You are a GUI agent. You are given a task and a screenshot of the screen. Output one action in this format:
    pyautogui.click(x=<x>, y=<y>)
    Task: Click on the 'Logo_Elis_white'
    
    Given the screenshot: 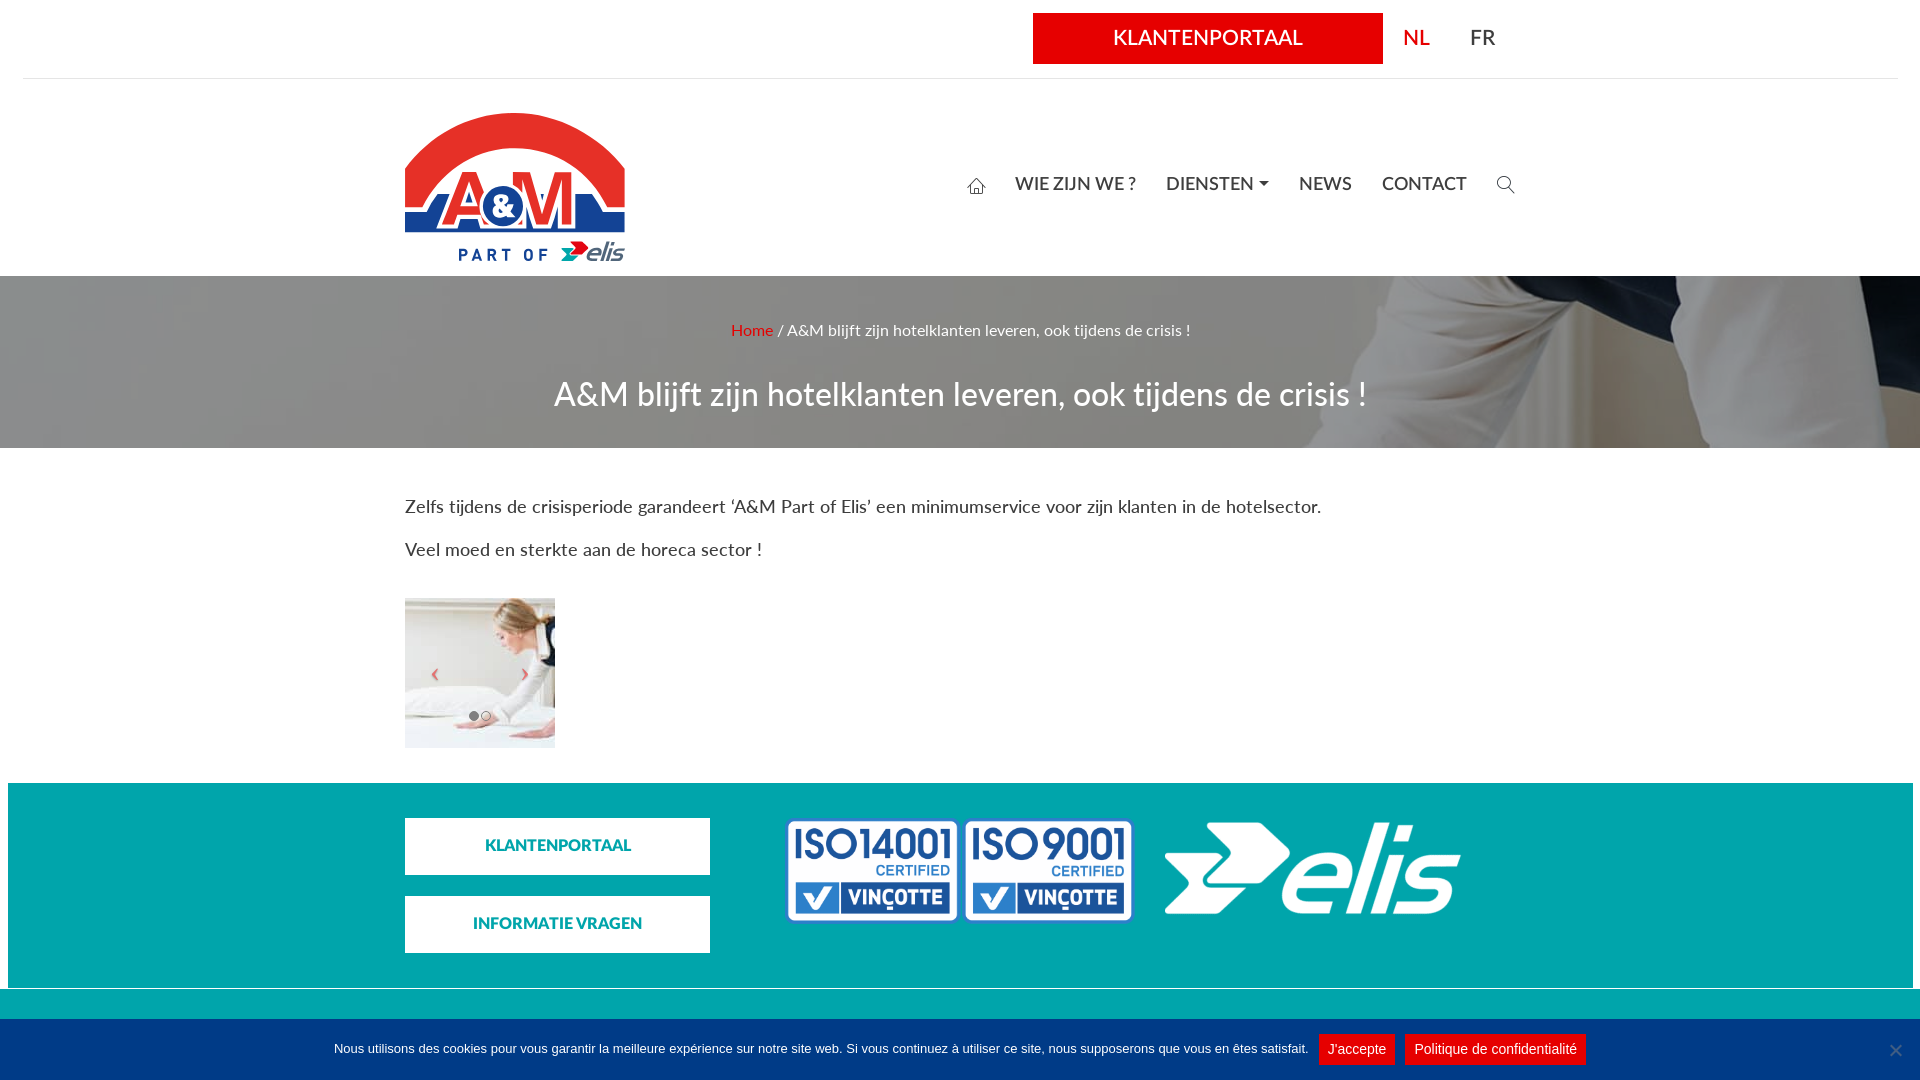 What is the action you would take?
    pyautogui.click(x=1315, y=866)
    